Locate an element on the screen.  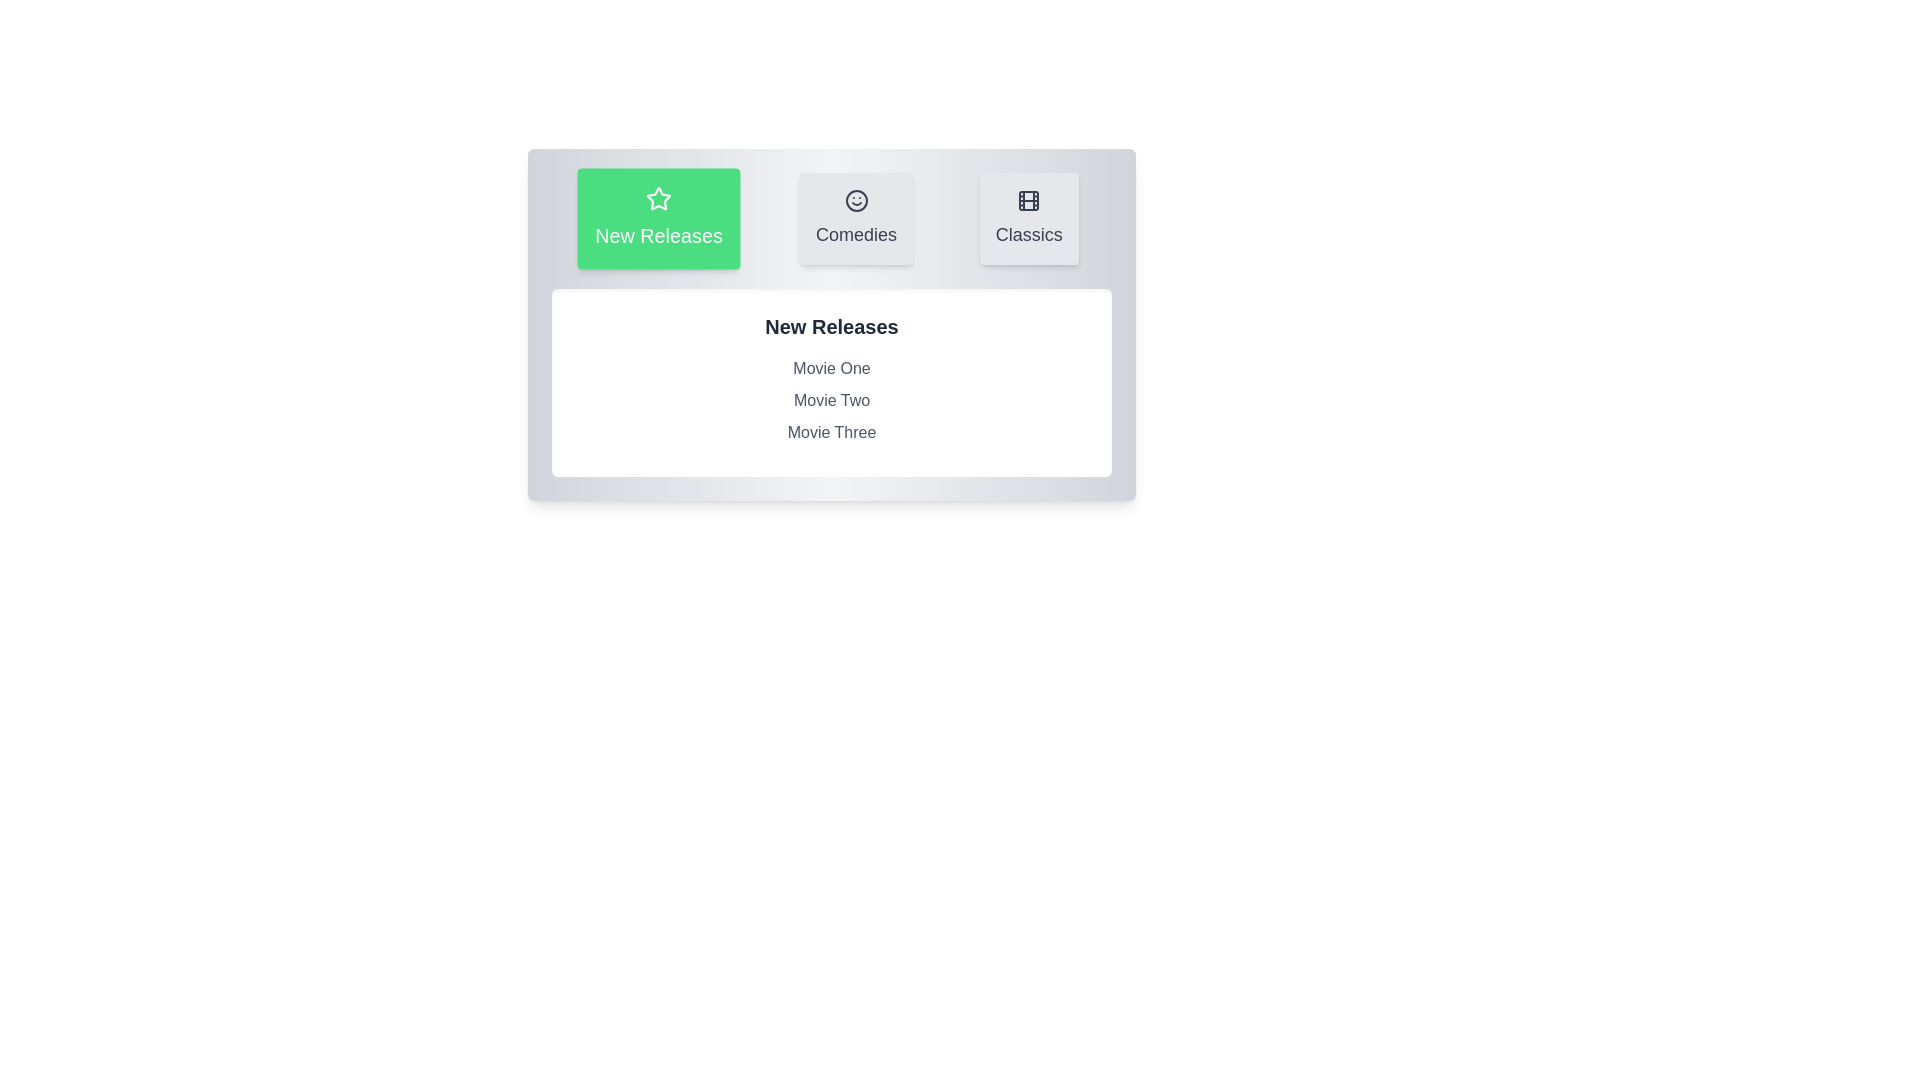
the tab labeled Comedies is located at coordinates (856, 219).